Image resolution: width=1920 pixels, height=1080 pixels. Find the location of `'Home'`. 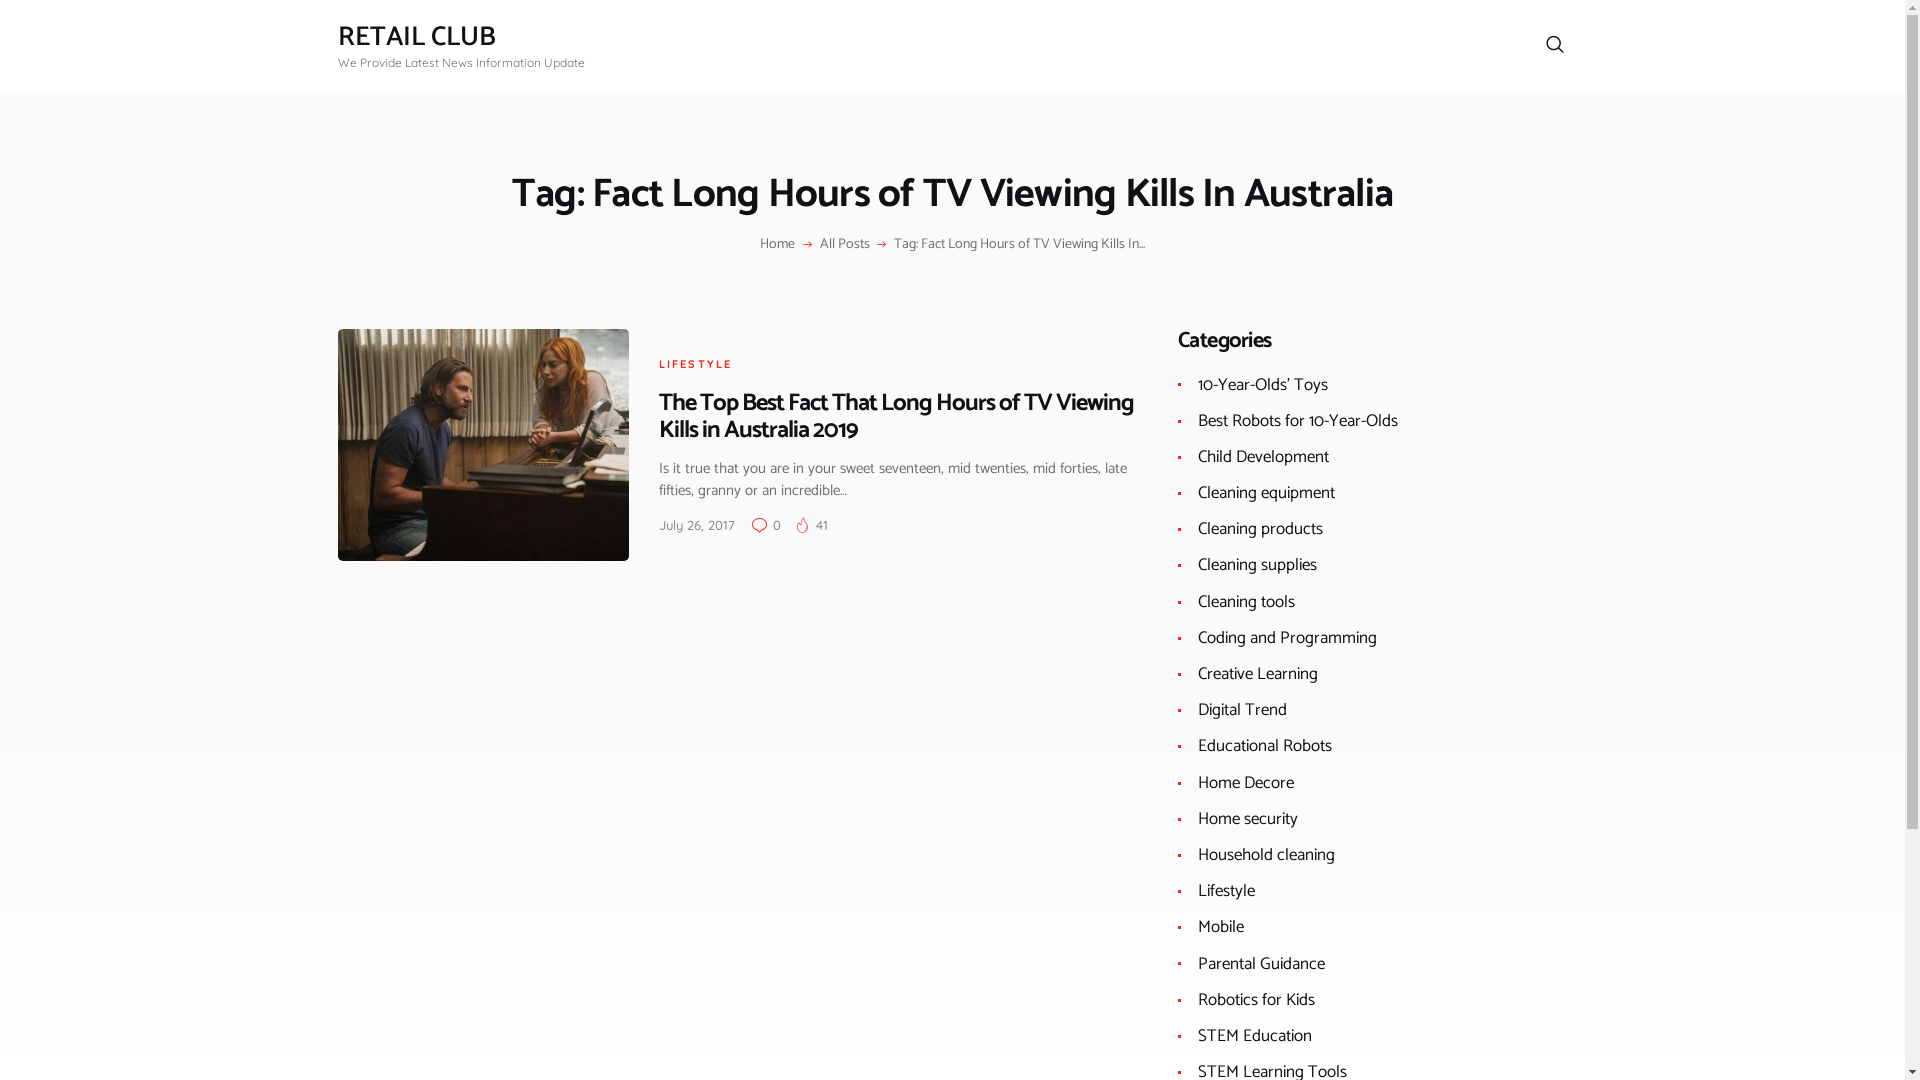

'Home' is located at coordinates (776, 244).